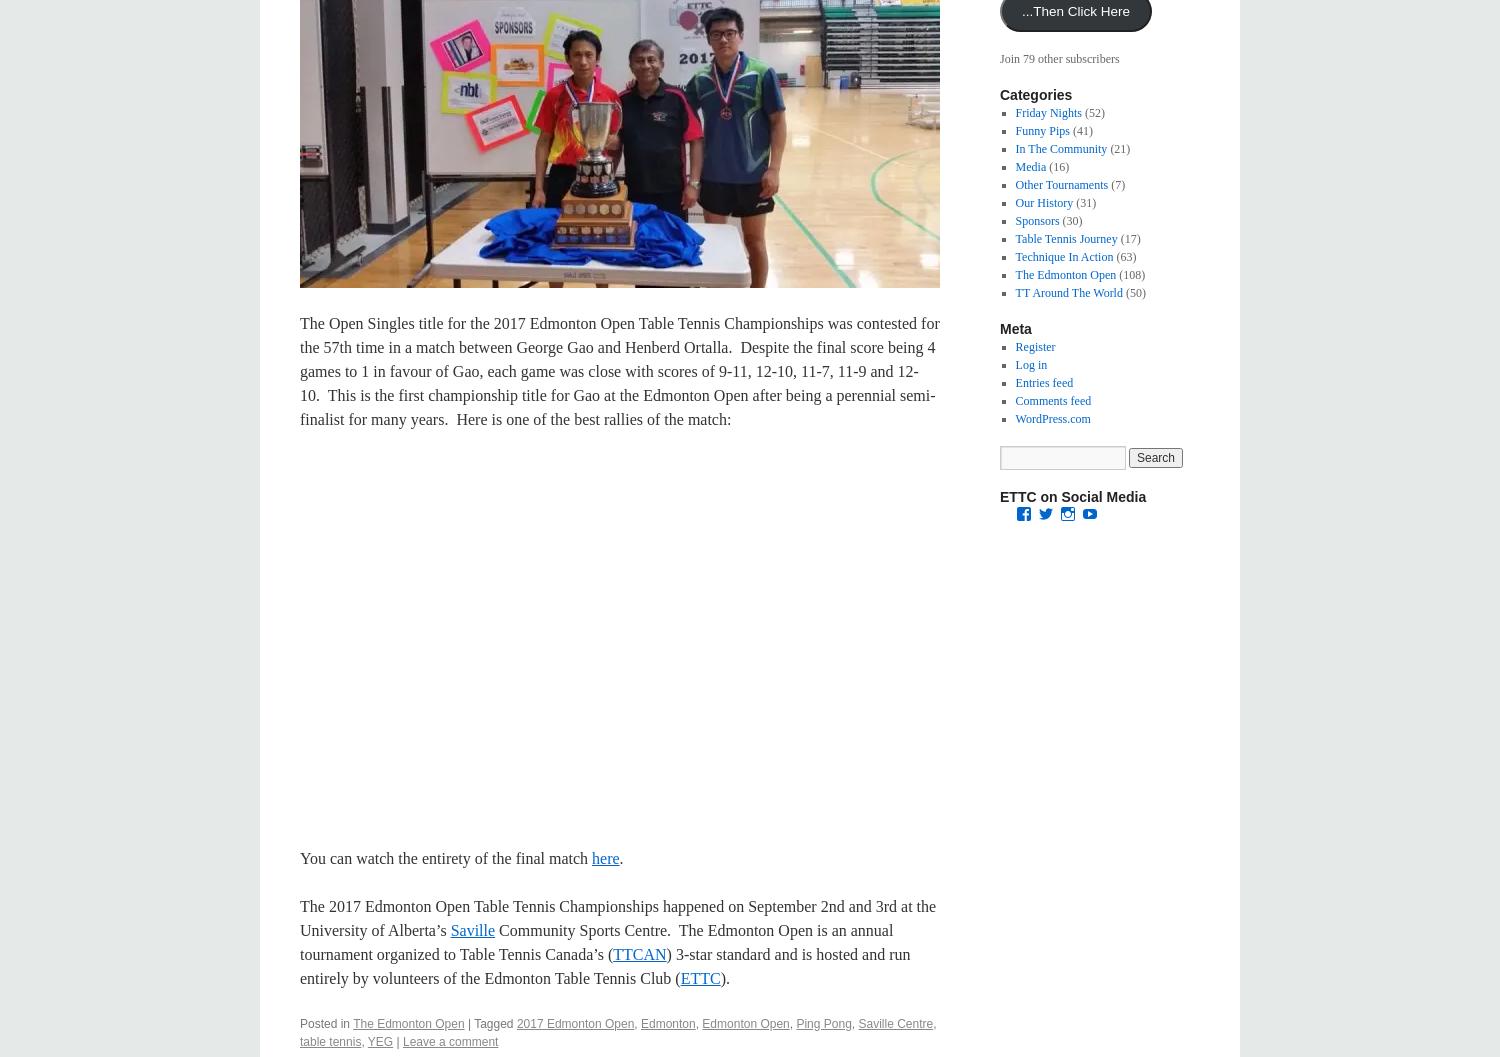  I want to click on '(63)', so click(1123, 255).